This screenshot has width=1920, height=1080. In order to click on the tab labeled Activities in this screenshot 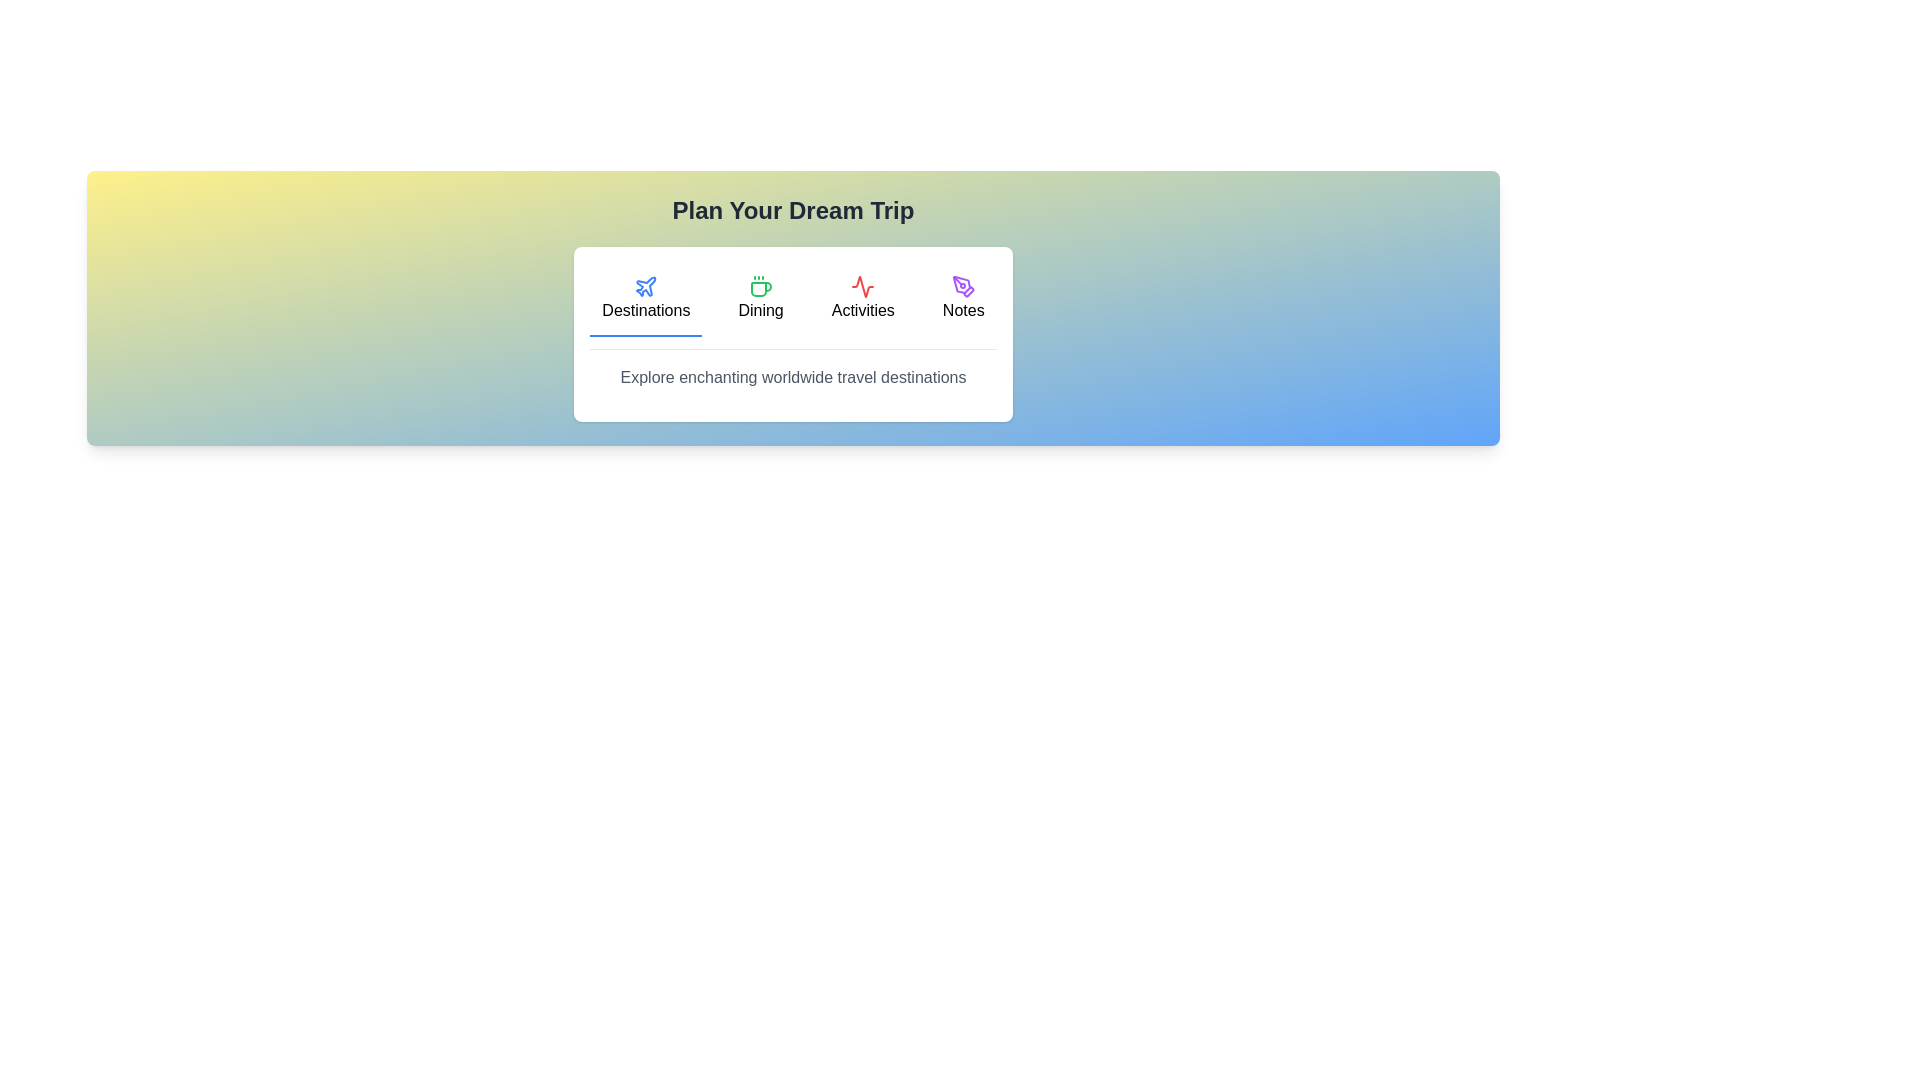, I will do `click(863, 300)`.